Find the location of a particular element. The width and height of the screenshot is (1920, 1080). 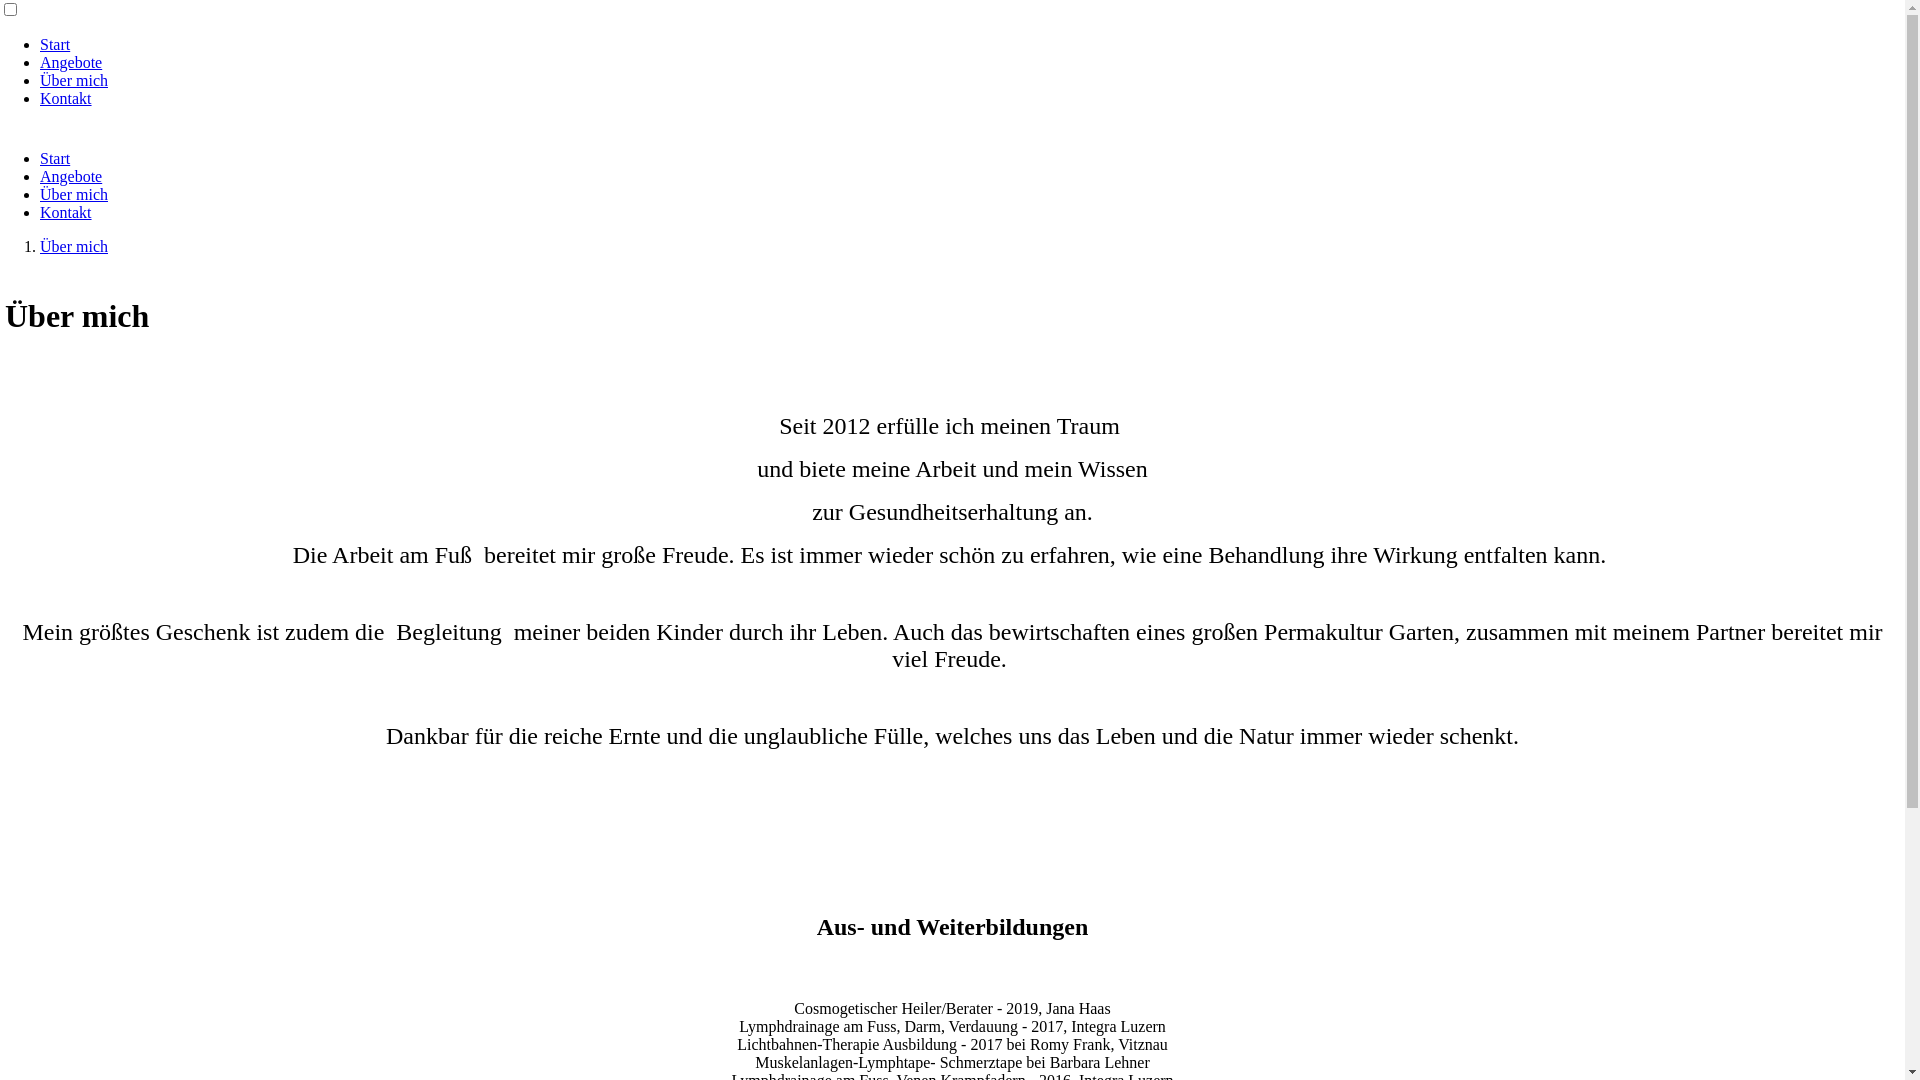

'Angebote' is located at coordinates (71, 61).